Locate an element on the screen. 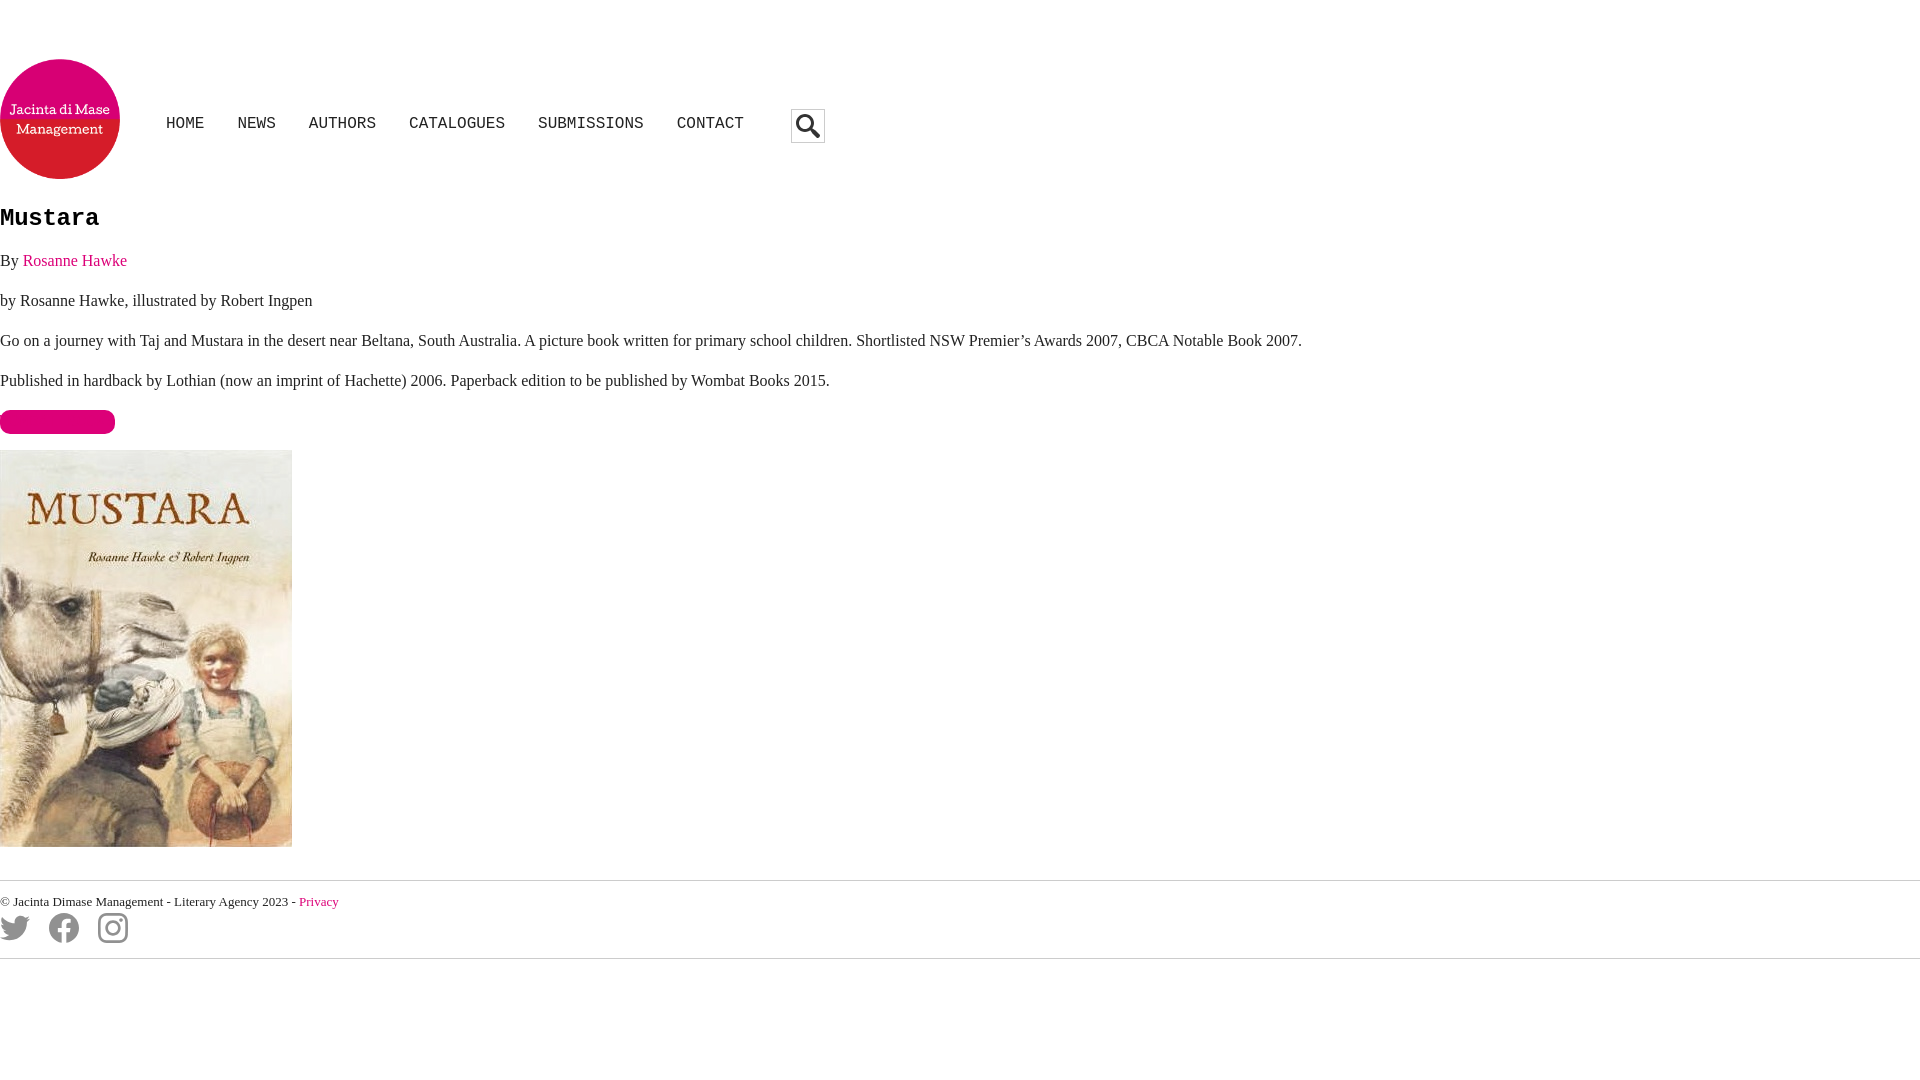 The width and height of the screenshot is (1920, 1080). 'Facebook' is located at coordinates (63, 937).